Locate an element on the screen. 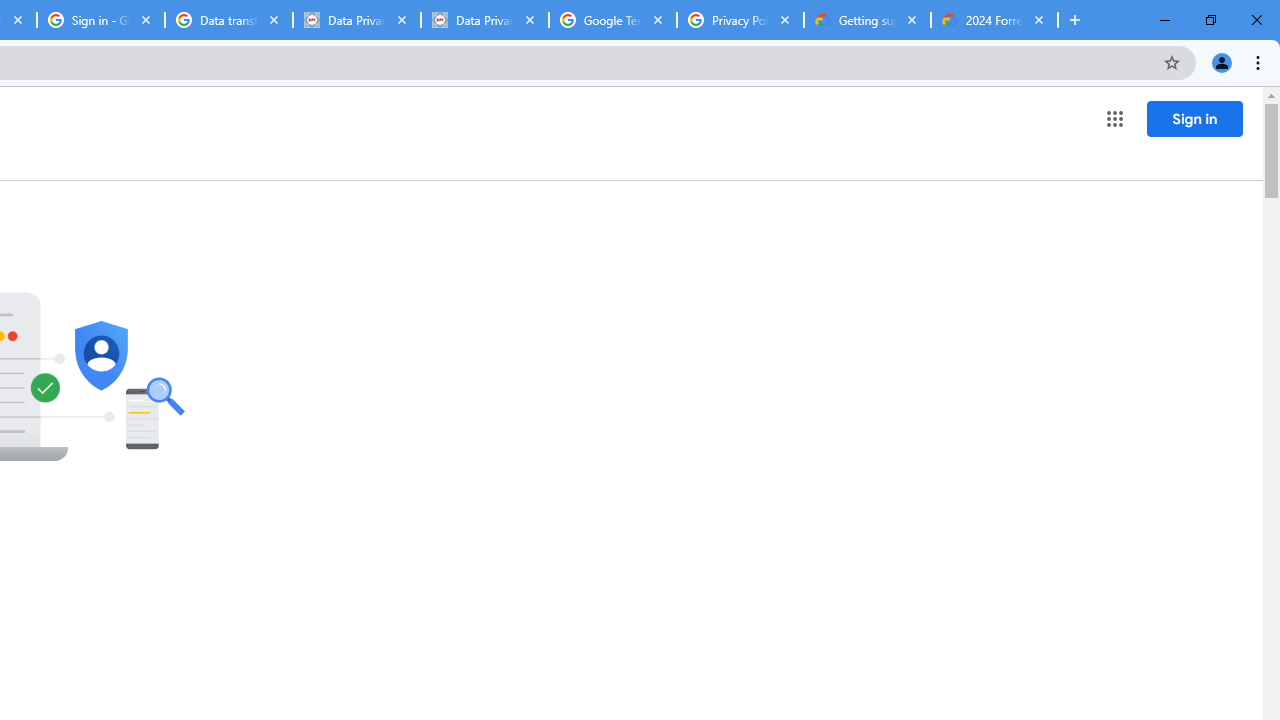  'Data Privacy Framework' is located at coordinates (357, 20).